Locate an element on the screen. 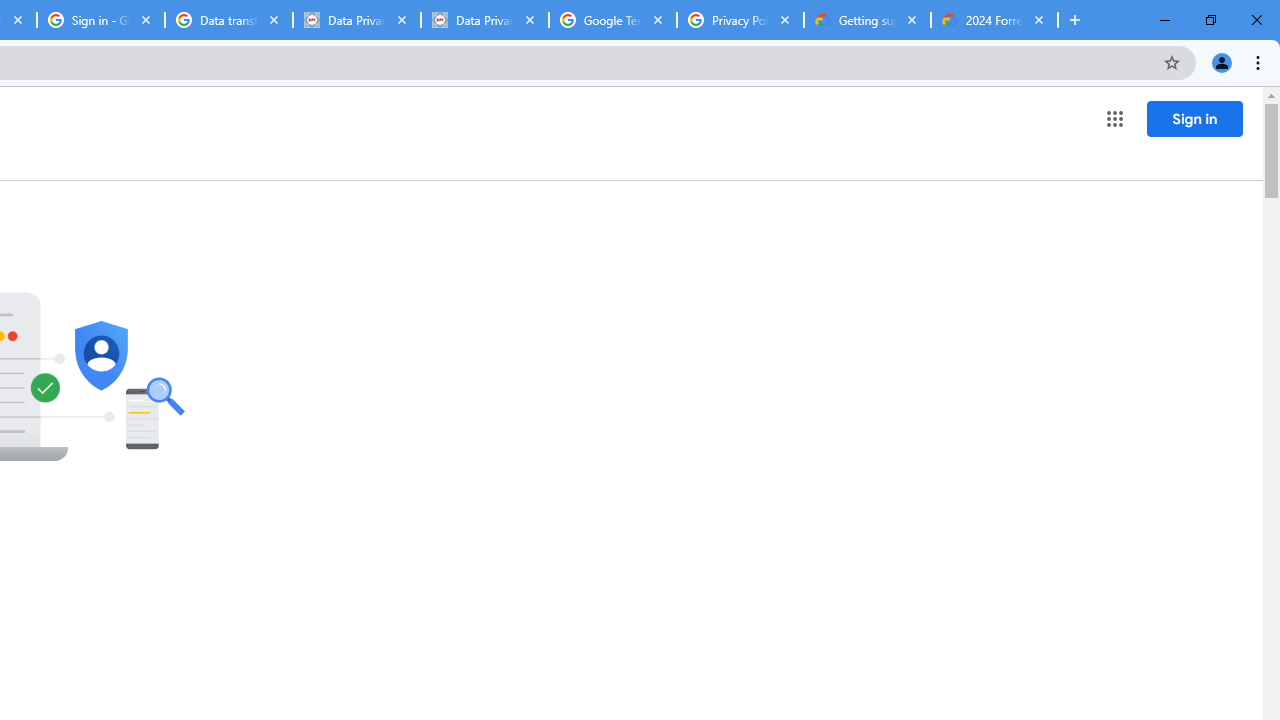  'Data Privacy Framework' is located at coordinates (357, 20).